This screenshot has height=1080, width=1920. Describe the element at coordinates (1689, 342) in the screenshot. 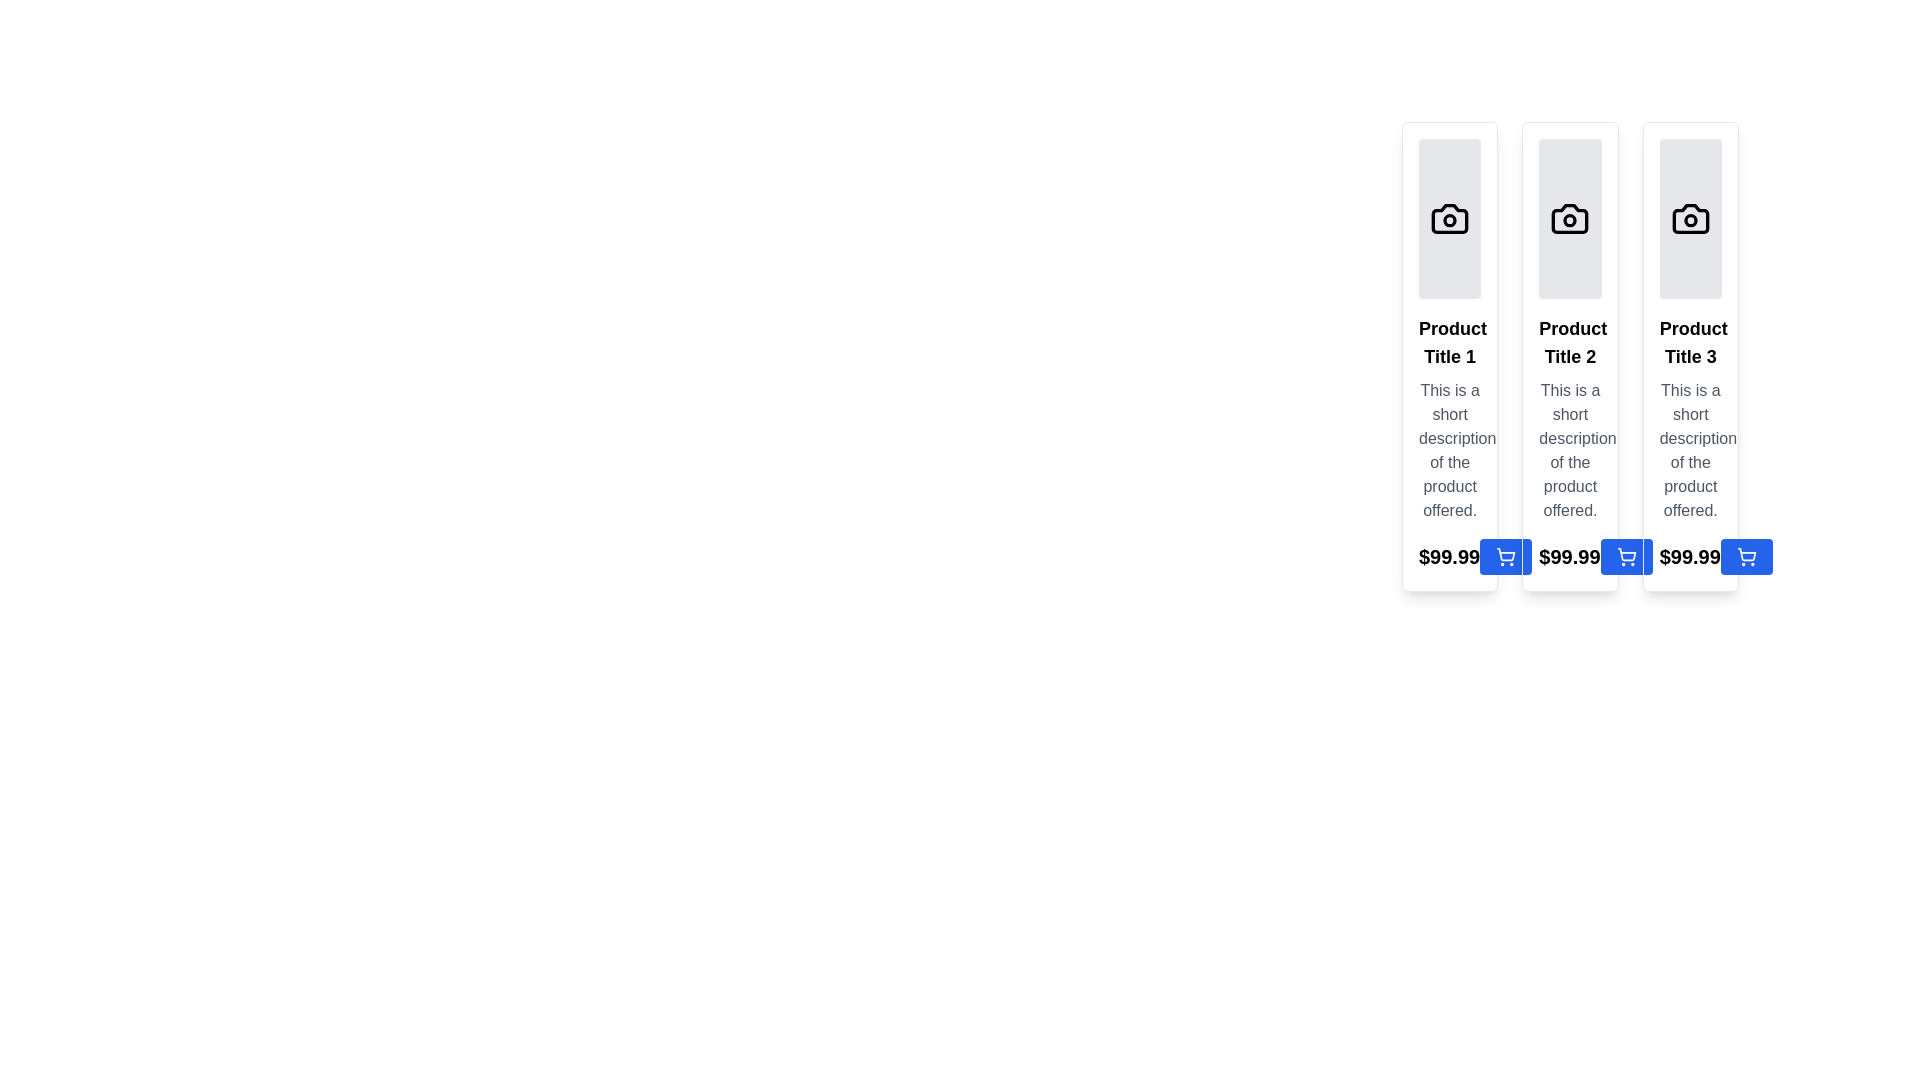

I see `the product title text label located at the top third of the third product card in a horizontally aligned list to potentially reveal additional information` at that location.